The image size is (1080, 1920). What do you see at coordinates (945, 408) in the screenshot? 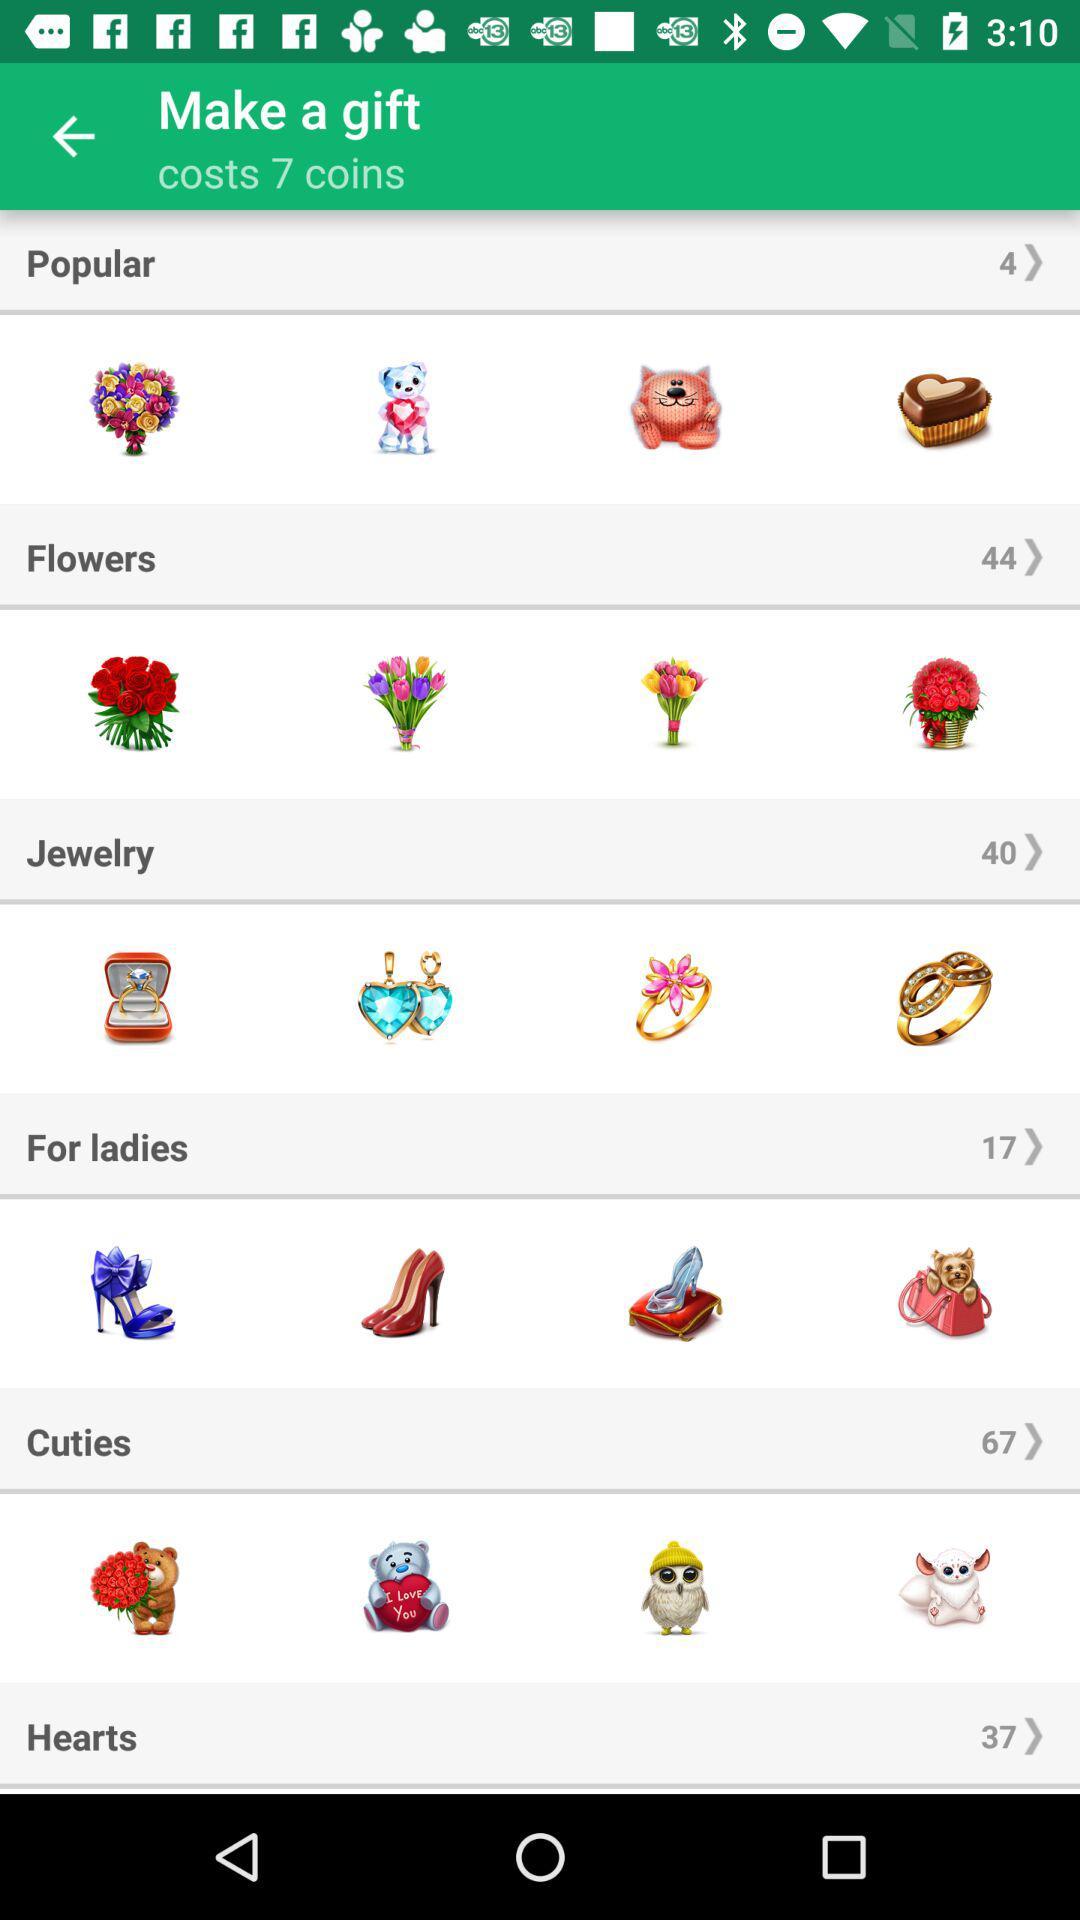
I see `this item` at bounding box center [945, 408].